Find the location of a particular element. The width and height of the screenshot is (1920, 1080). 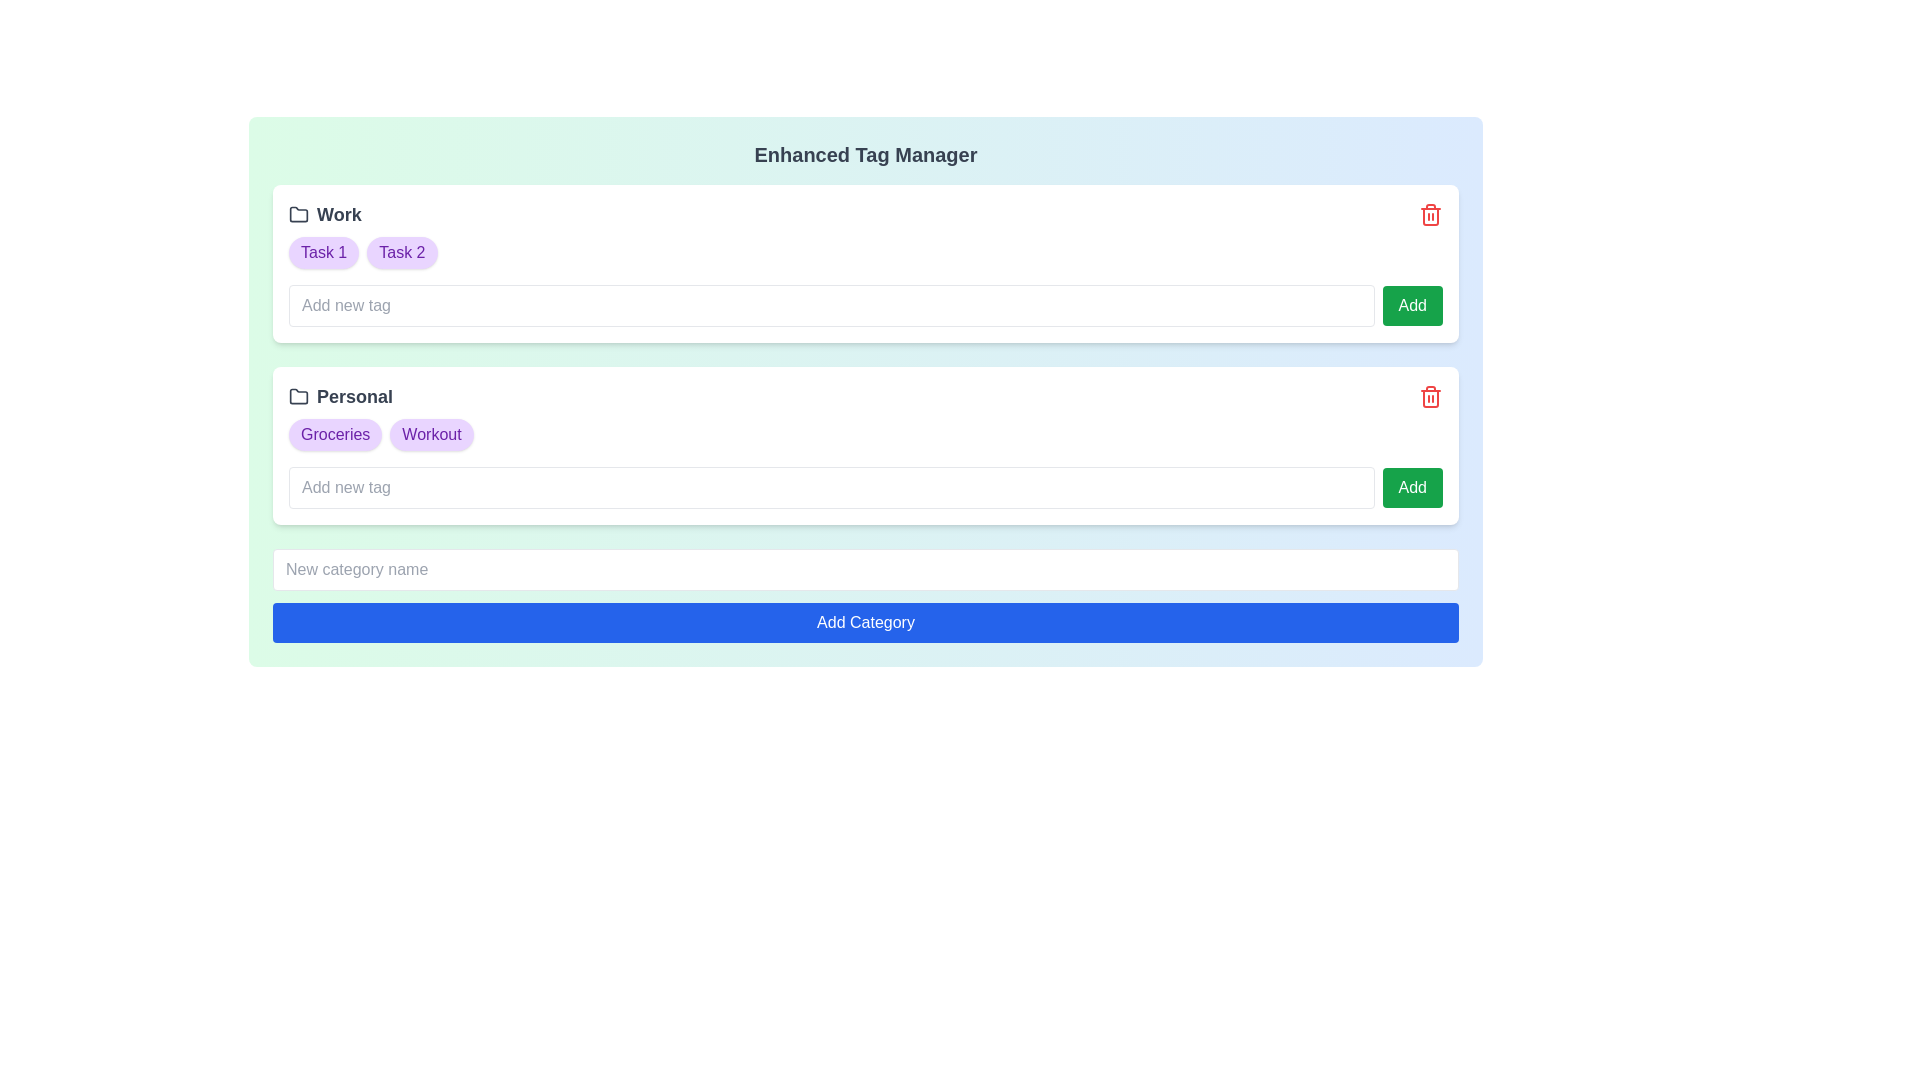

the Icon button (trash can) used for deleting the 'Personal' category or its contents by interacting with it is located at coordinates (1429, 397).